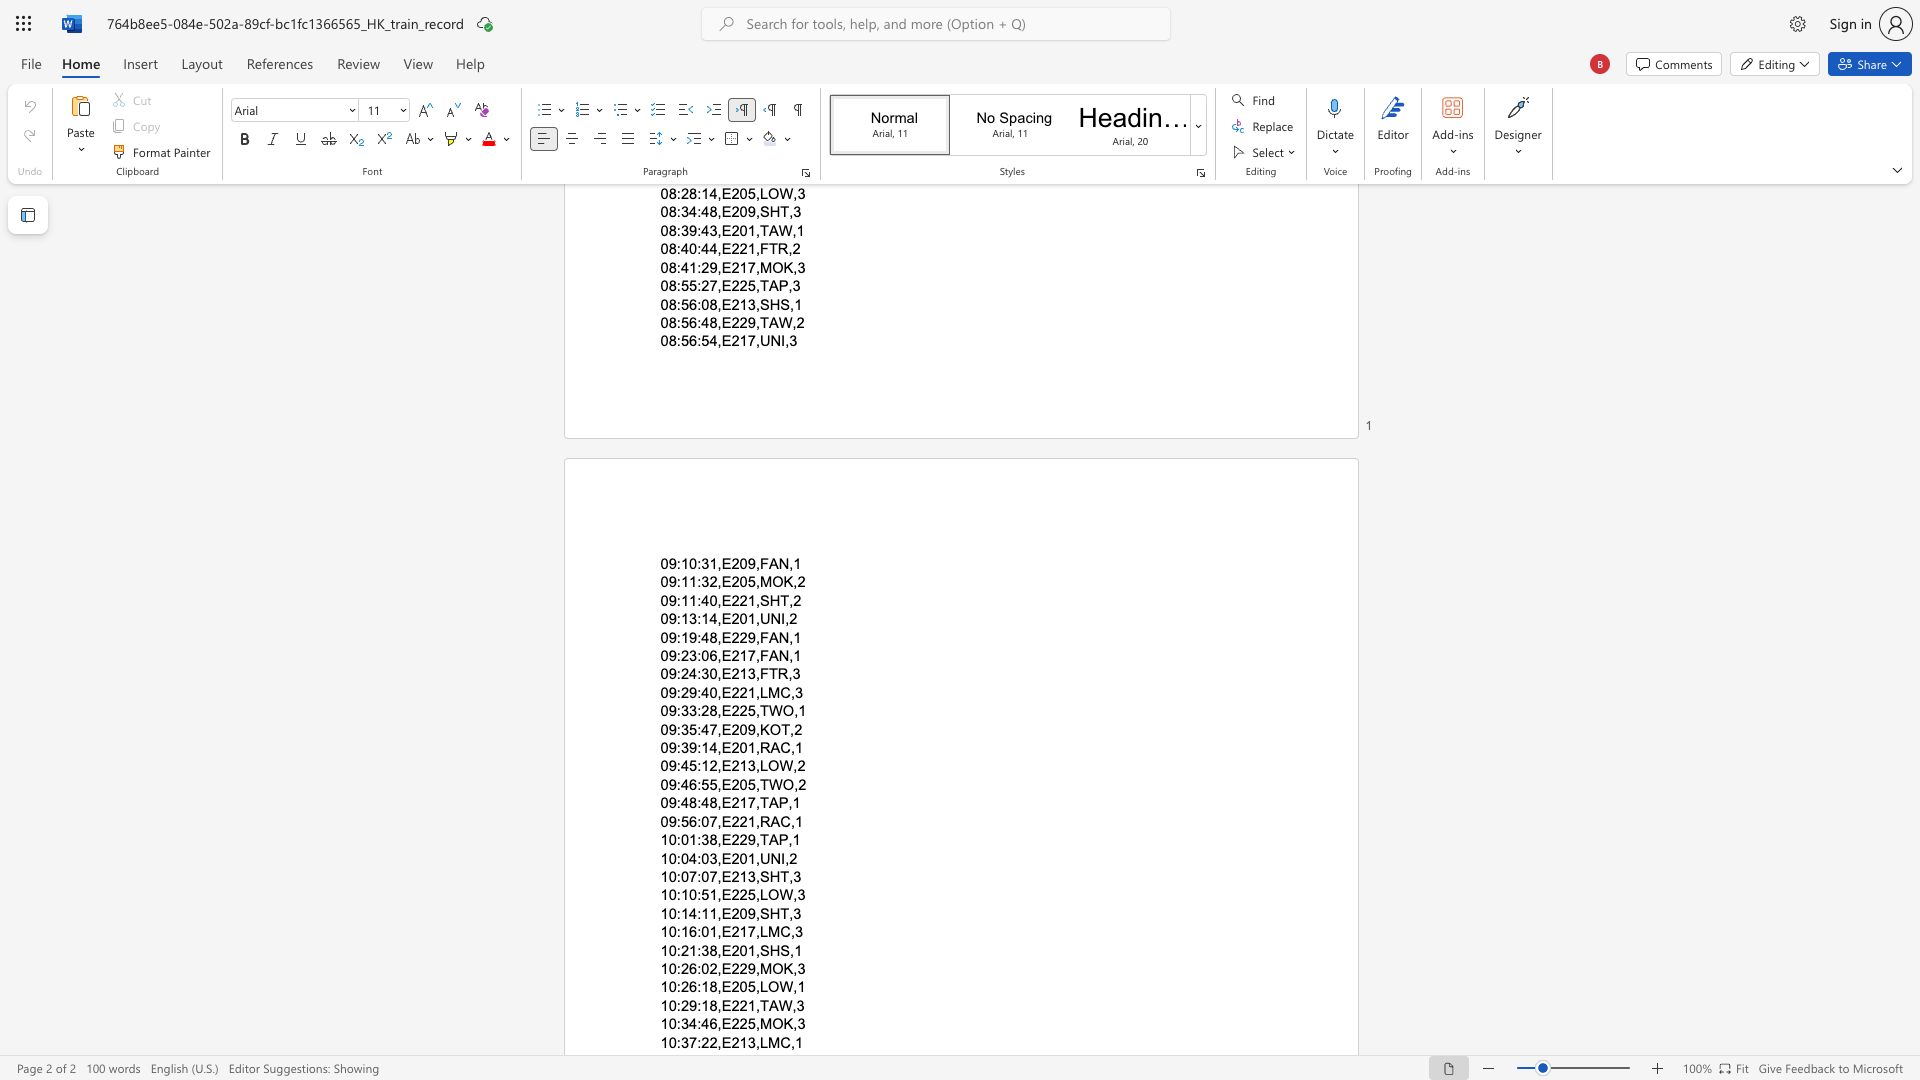 Image resolution: width=1920 pixels, height=1080 pixels. I want to click on the space between the continuous character "E" and "2" in the text, so click(729, 875).